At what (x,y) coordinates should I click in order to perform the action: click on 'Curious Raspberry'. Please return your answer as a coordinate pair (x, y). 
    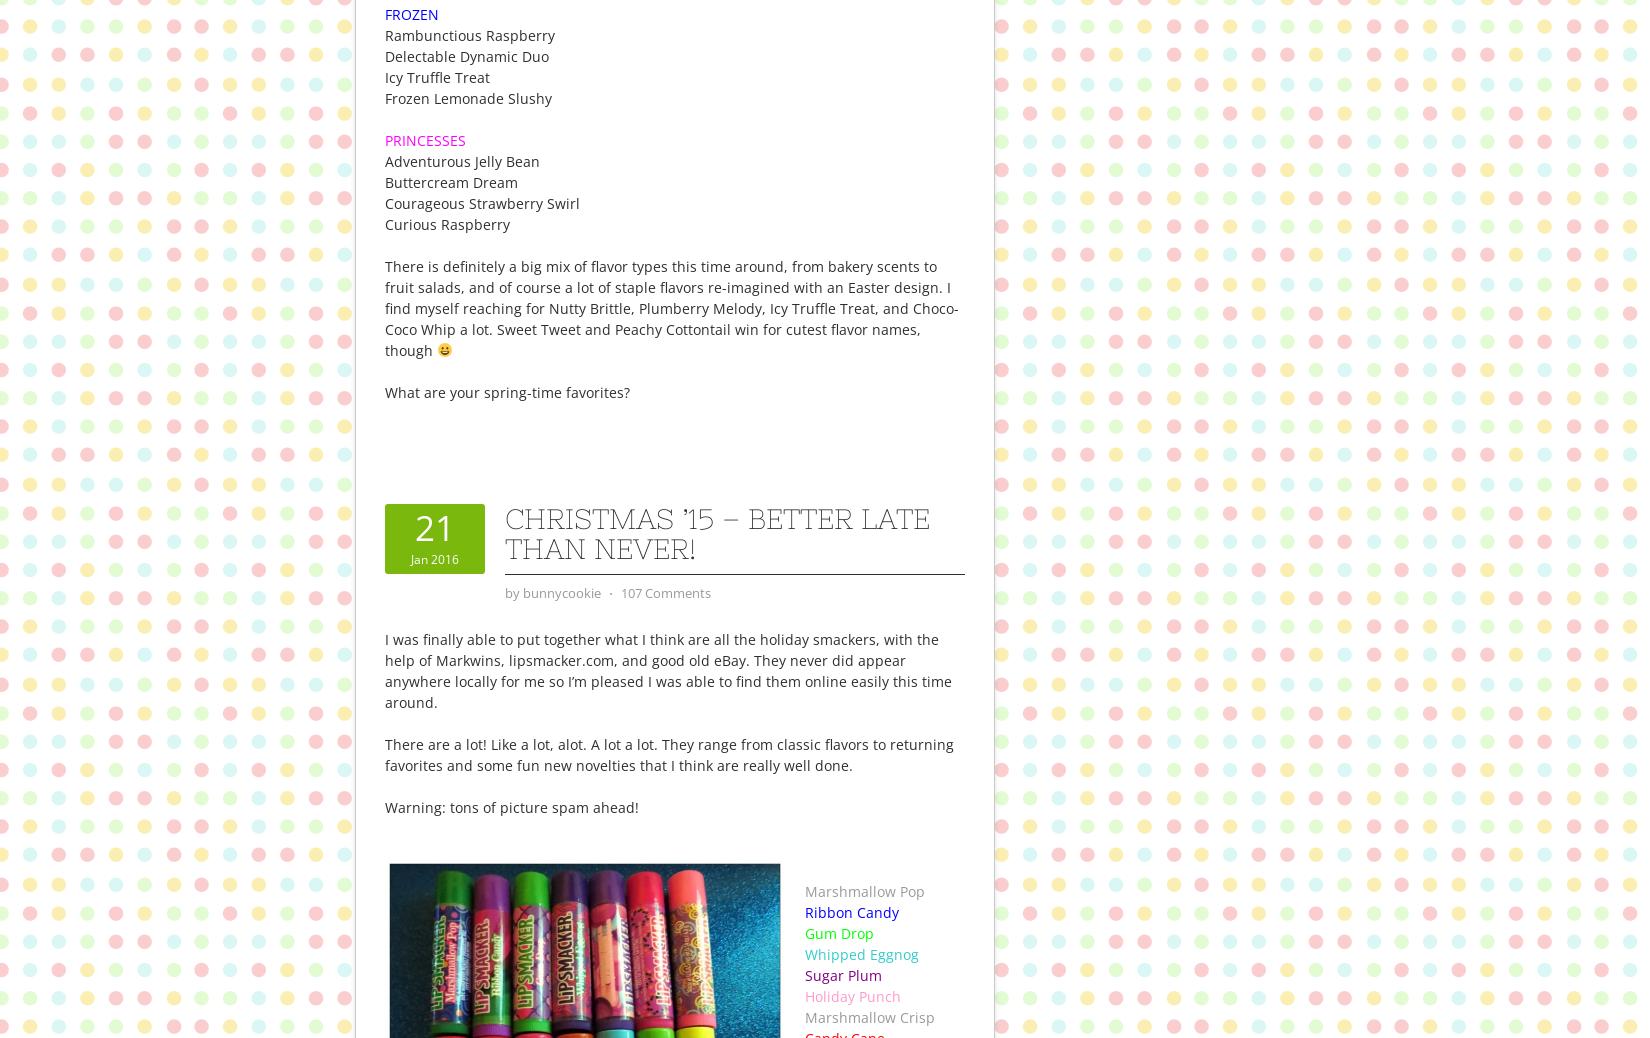
    Looking at the image, I should click on (446, 222).